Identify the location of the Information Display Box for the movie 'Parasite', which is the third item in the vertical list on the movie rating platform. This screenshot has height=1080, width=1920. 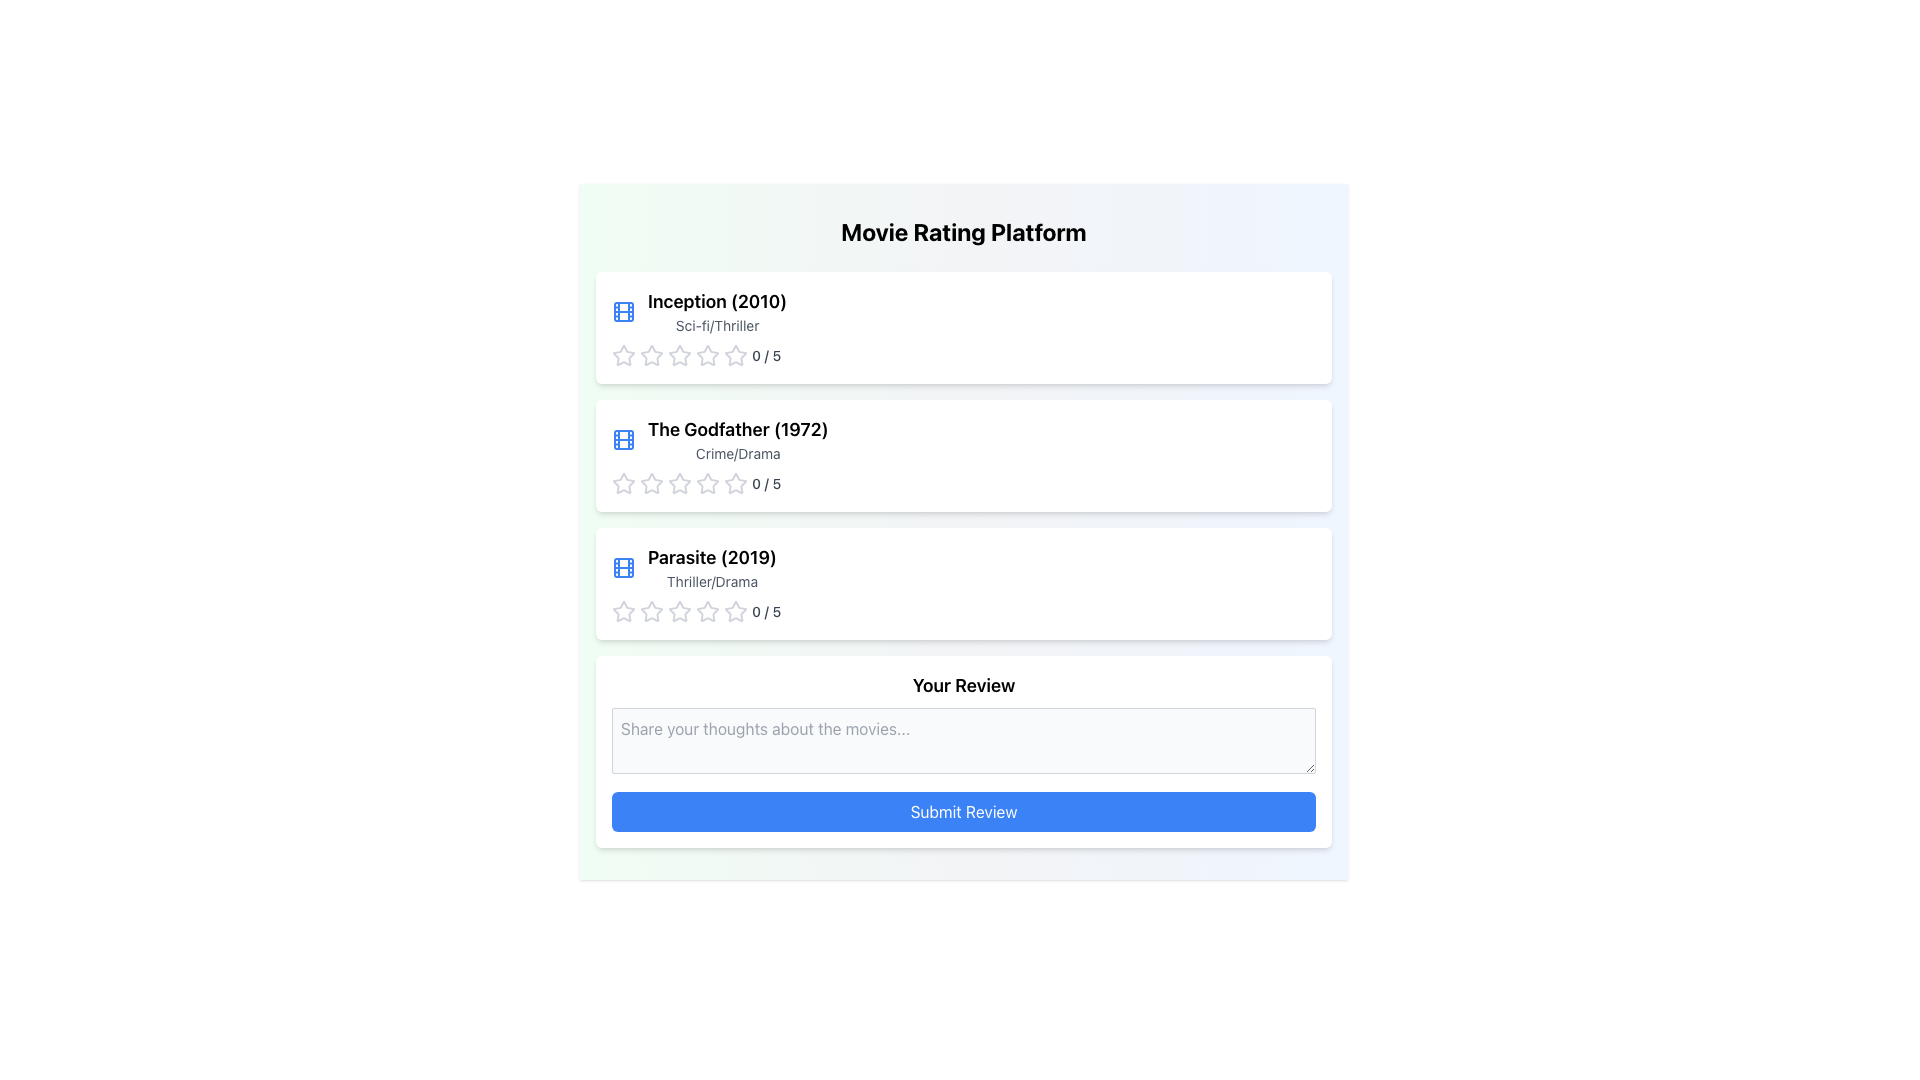
(964, 567).